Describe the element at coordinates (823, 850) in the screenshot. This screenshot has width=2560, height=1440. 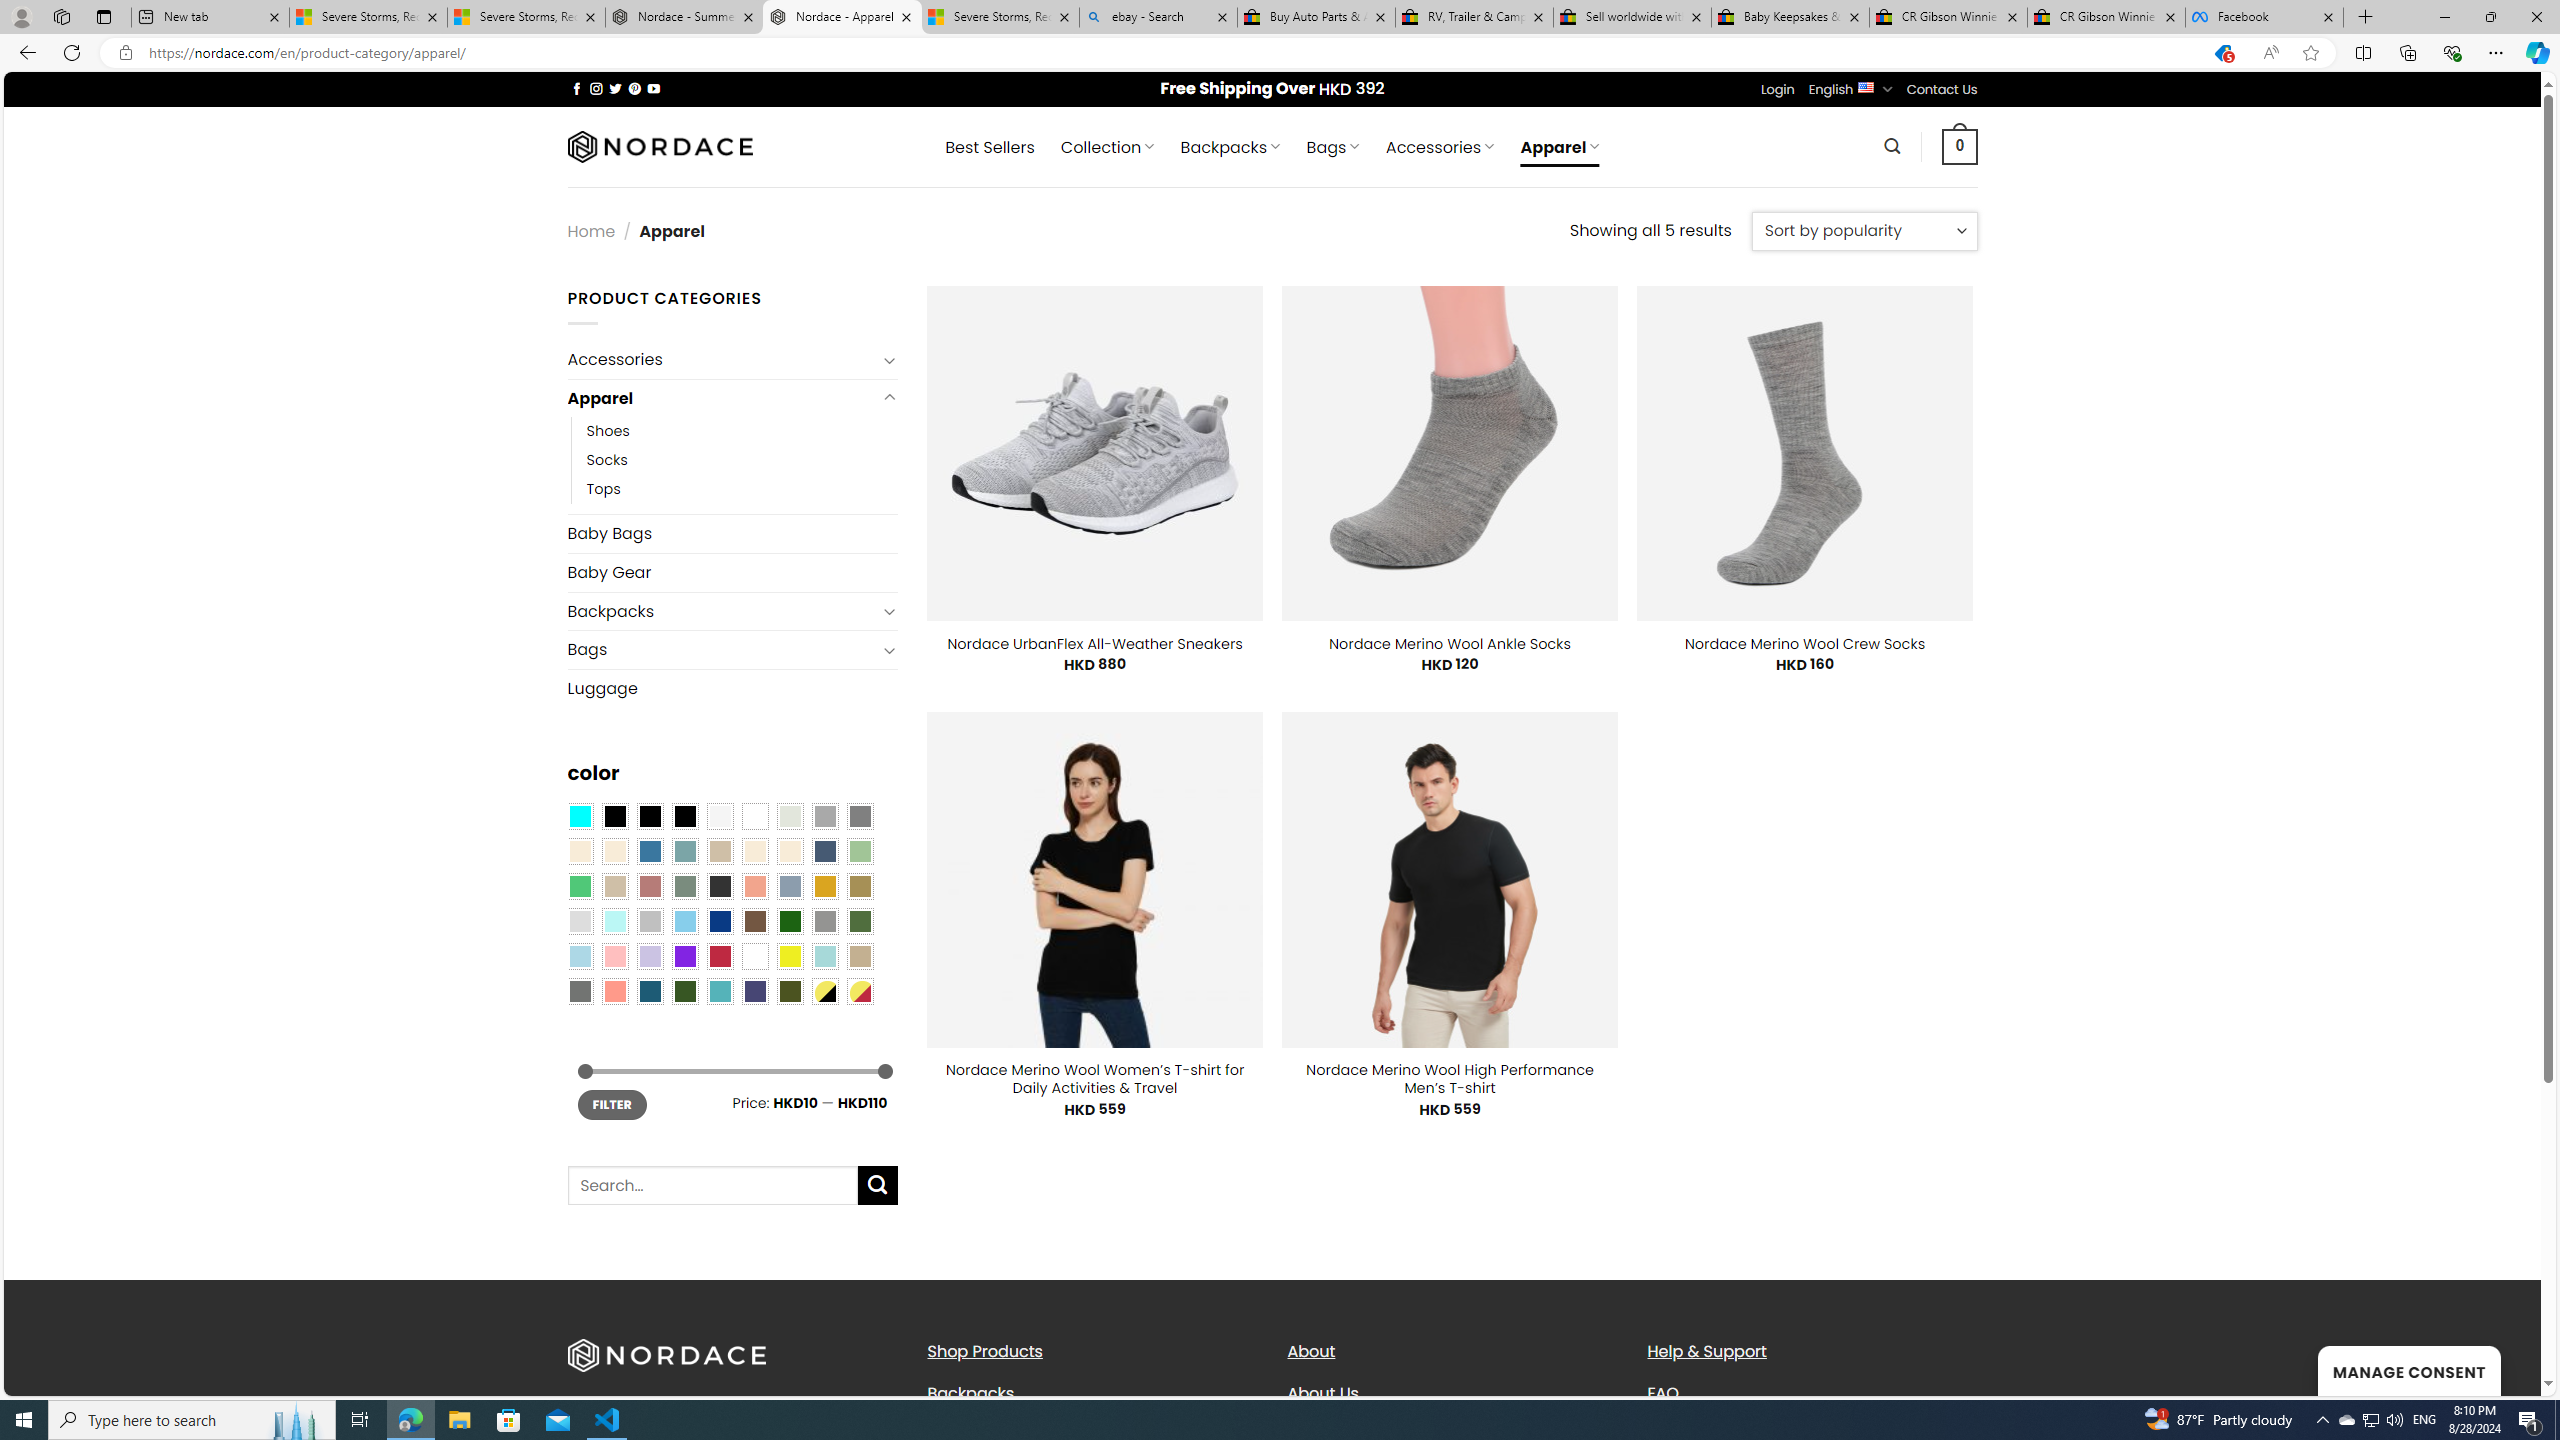
I see `'Hale Navy'` at that location.